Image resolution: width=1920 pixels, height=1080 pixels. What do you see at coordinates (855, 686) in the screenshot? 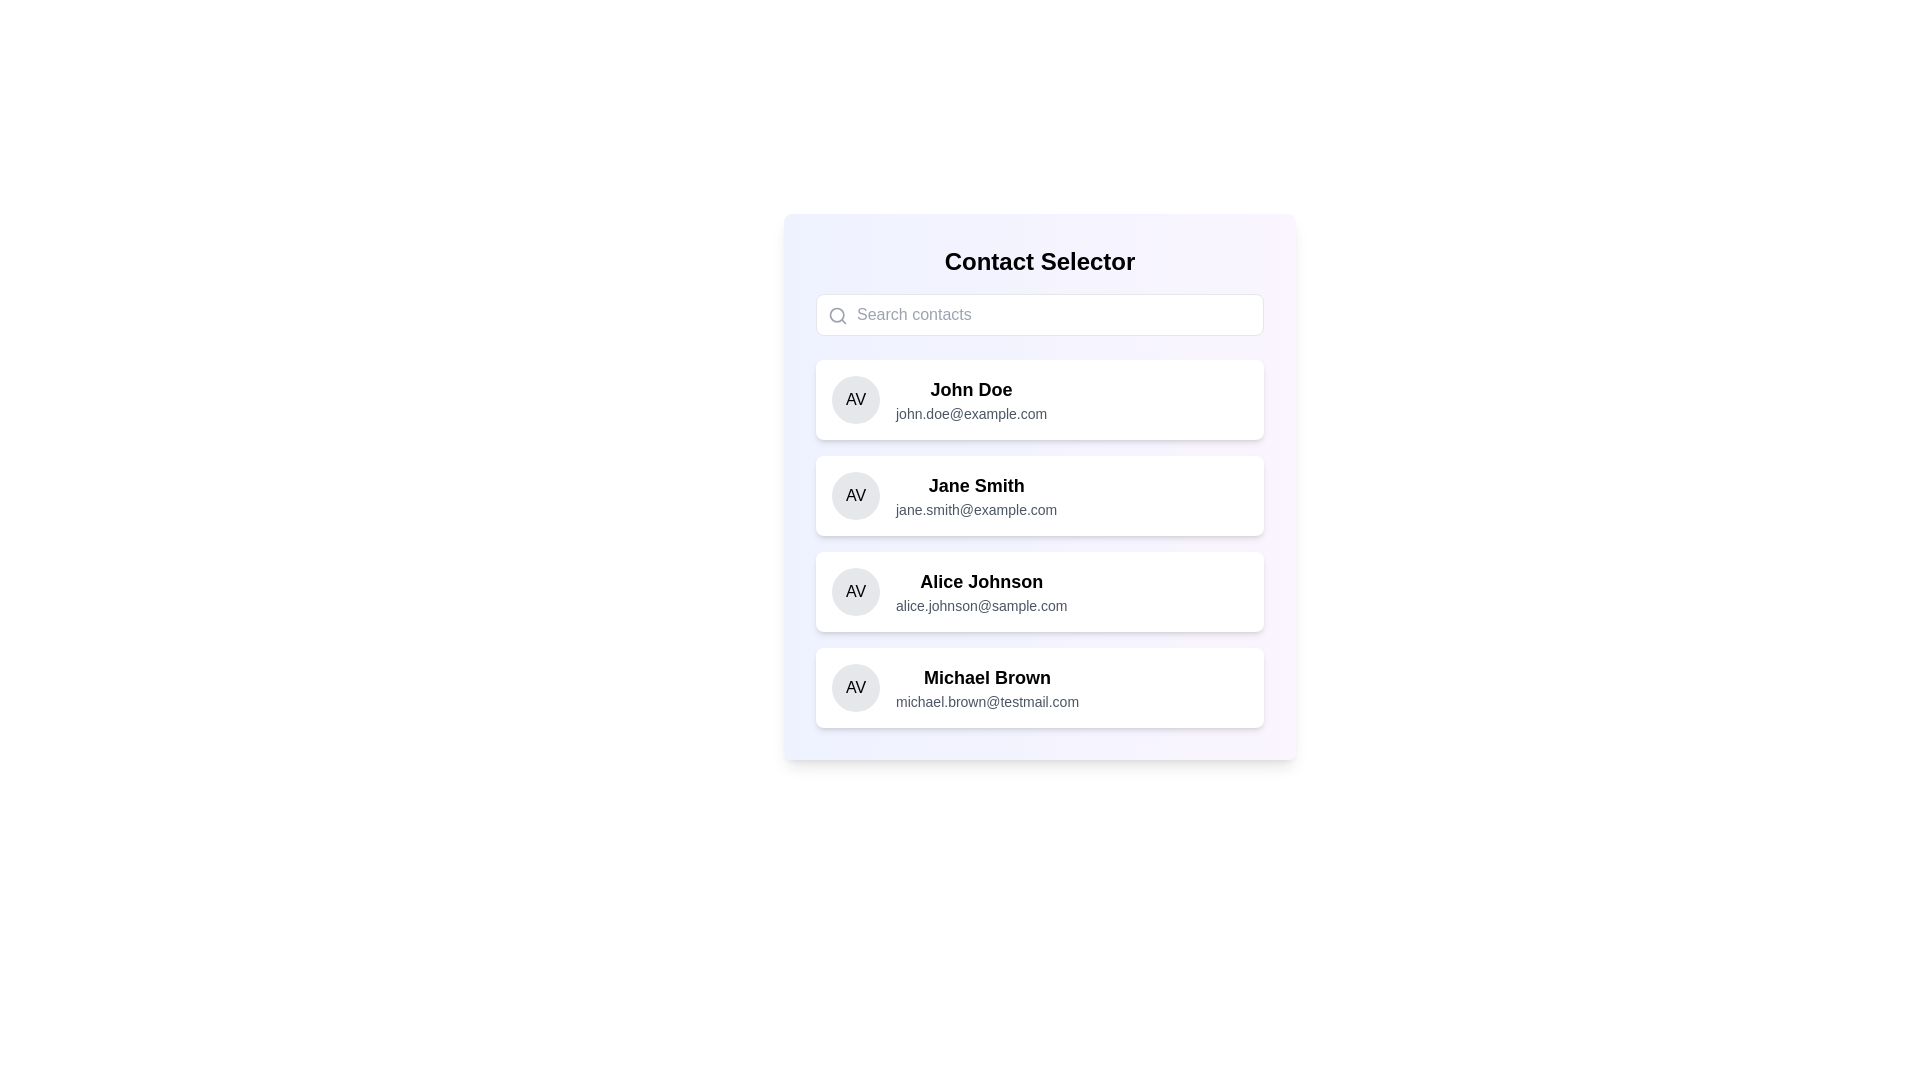
I see `the circular avatar icon representing the contact 'Michael Brown'` at bounding box center [855, 686].